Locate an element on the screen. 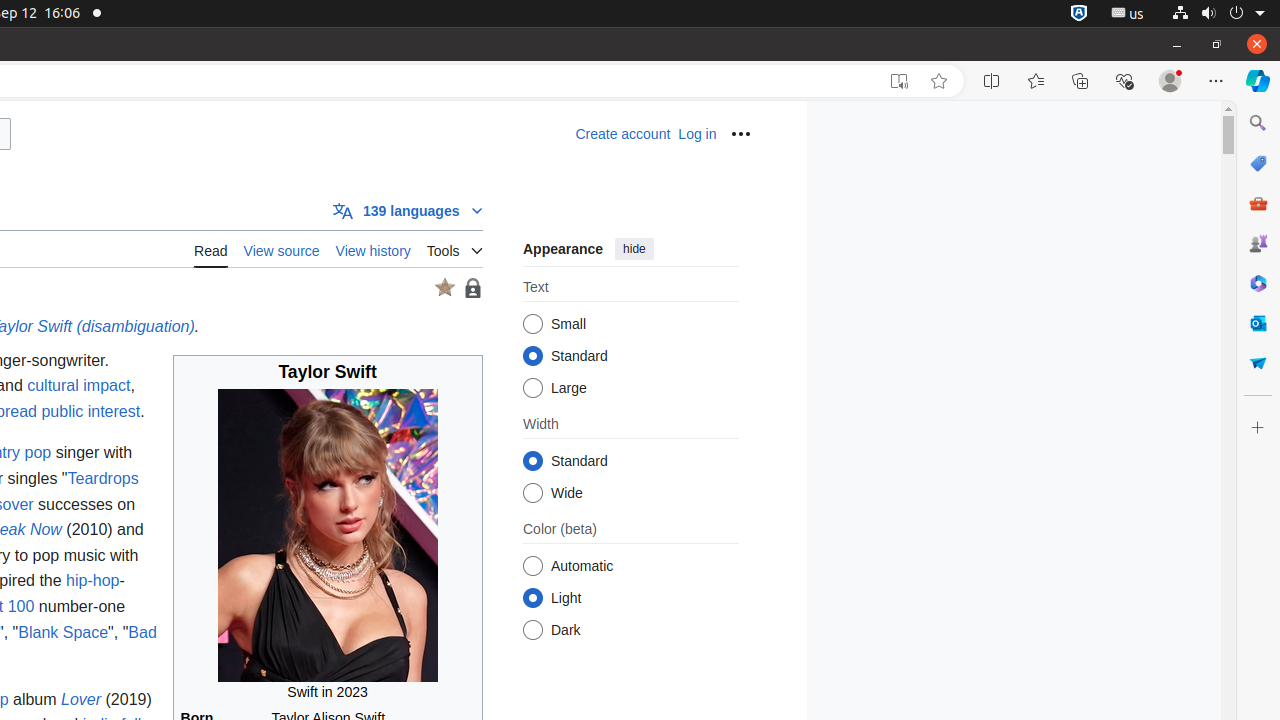 The width and height of the screenshot is (1280, 720). 'Browser essentials' is located at coordinates (1123, 80).